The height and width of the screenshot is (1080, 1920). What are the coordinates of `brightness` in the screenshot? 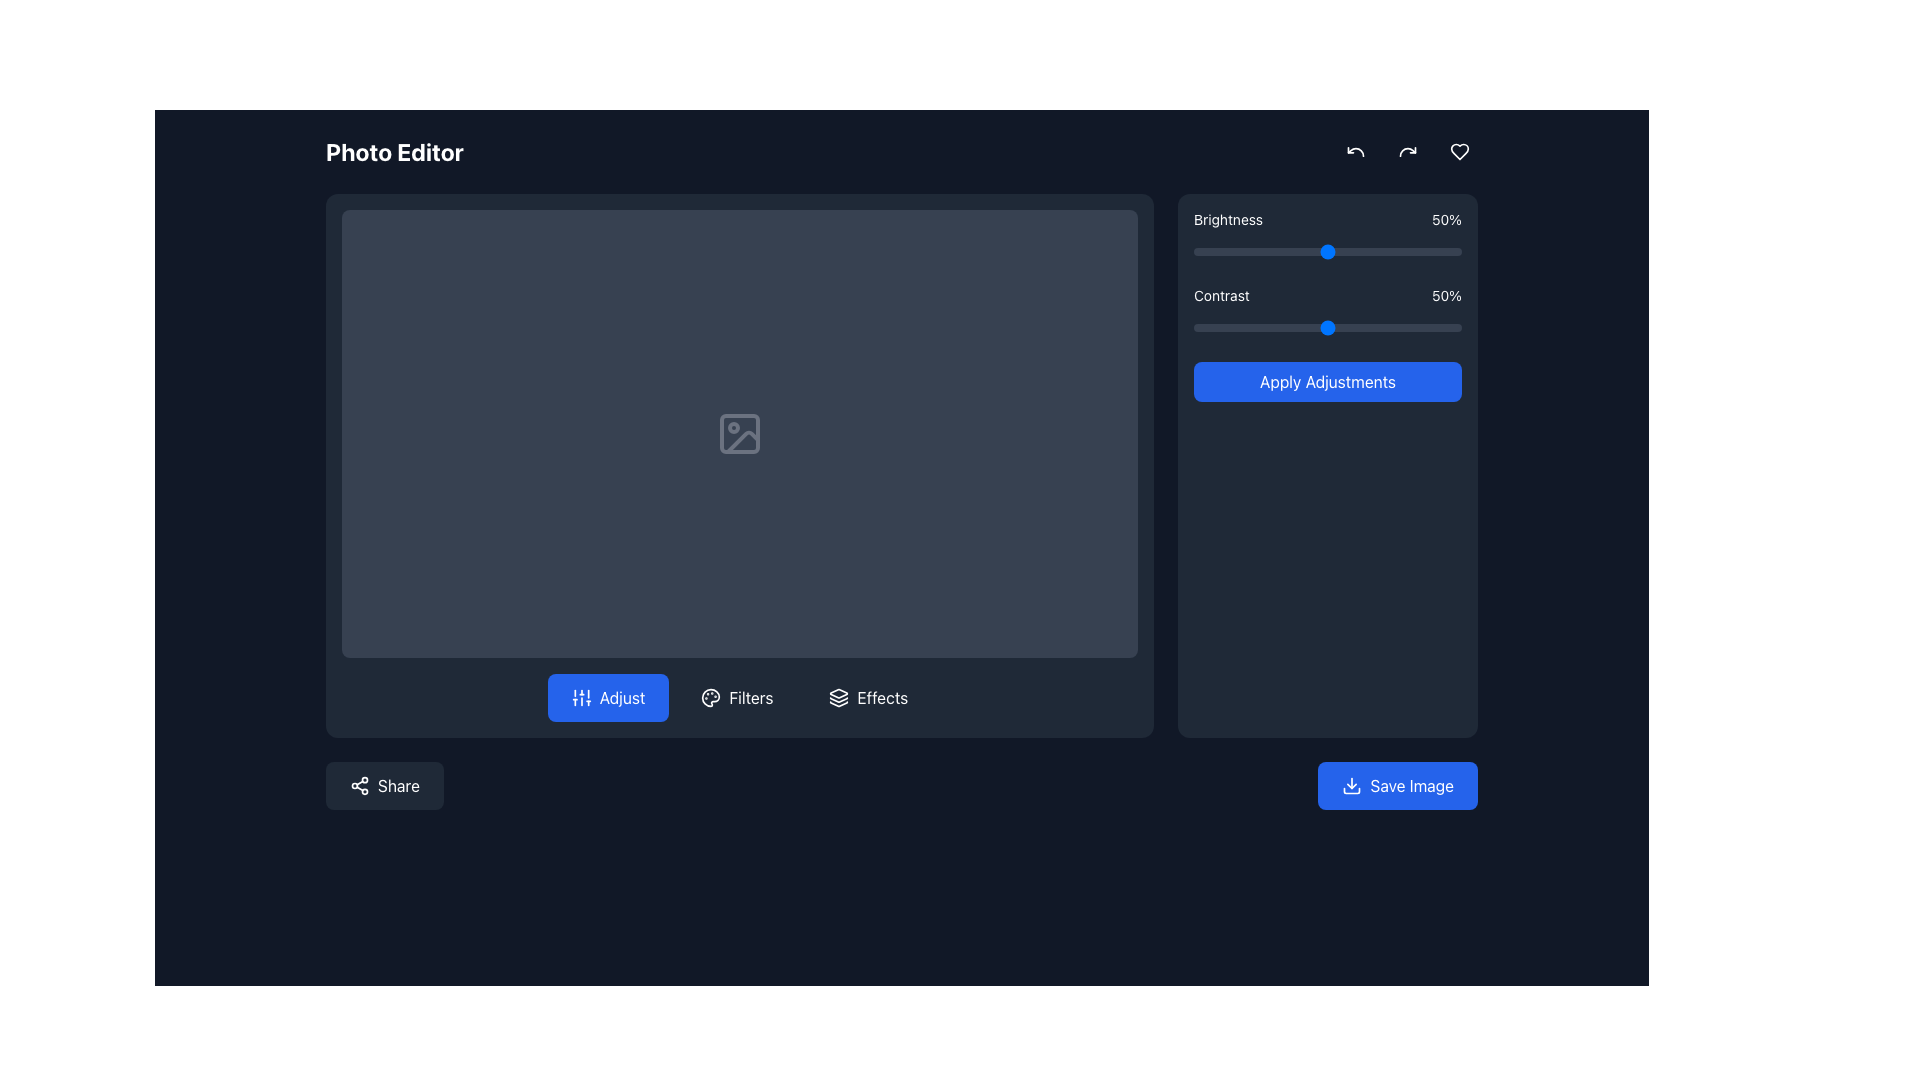 It's located at (1298, 250).